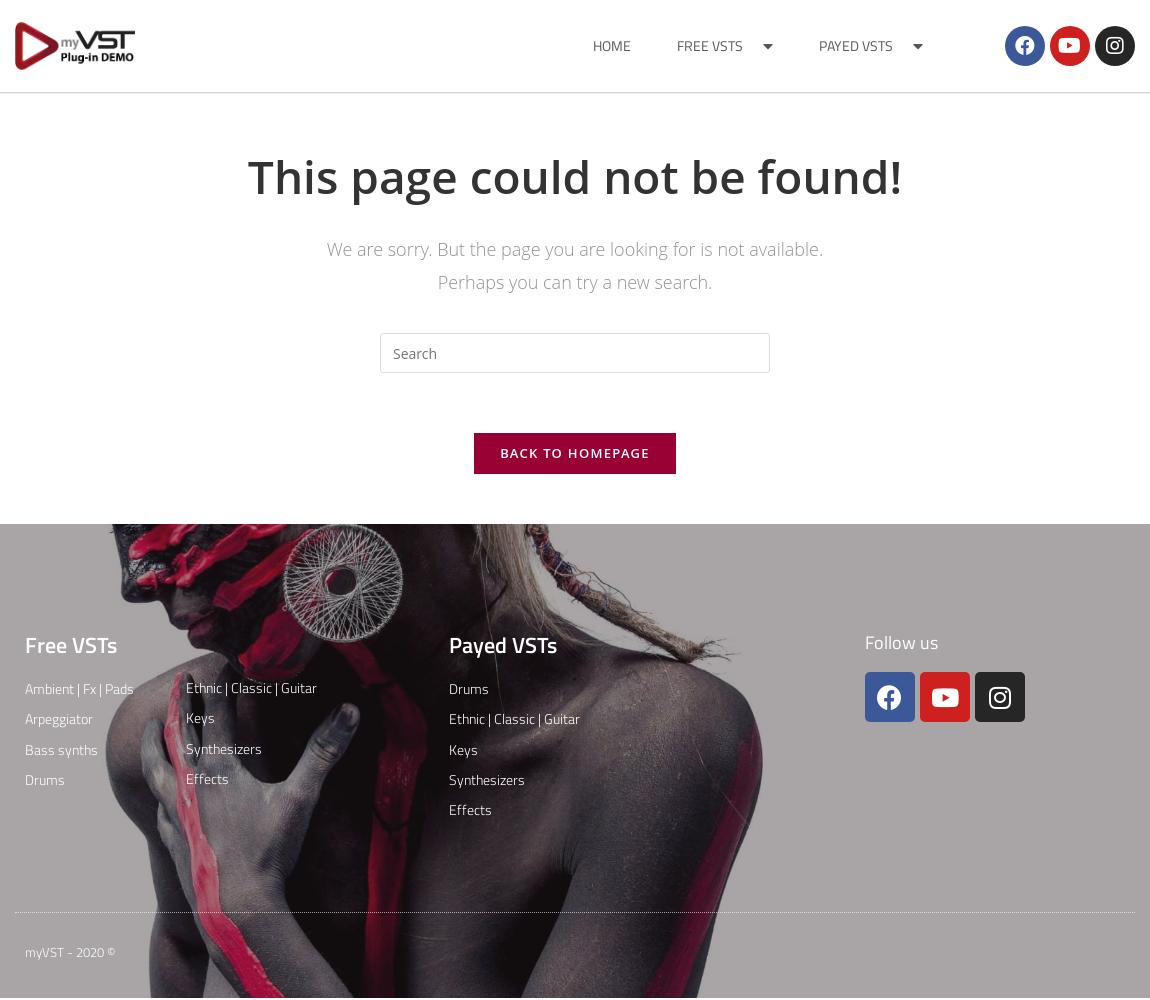 The height and width of the screenshot is (1000, 1150). I want to click on 'We are sorry. But the page you are looking for is not available.', so click(326, 248).